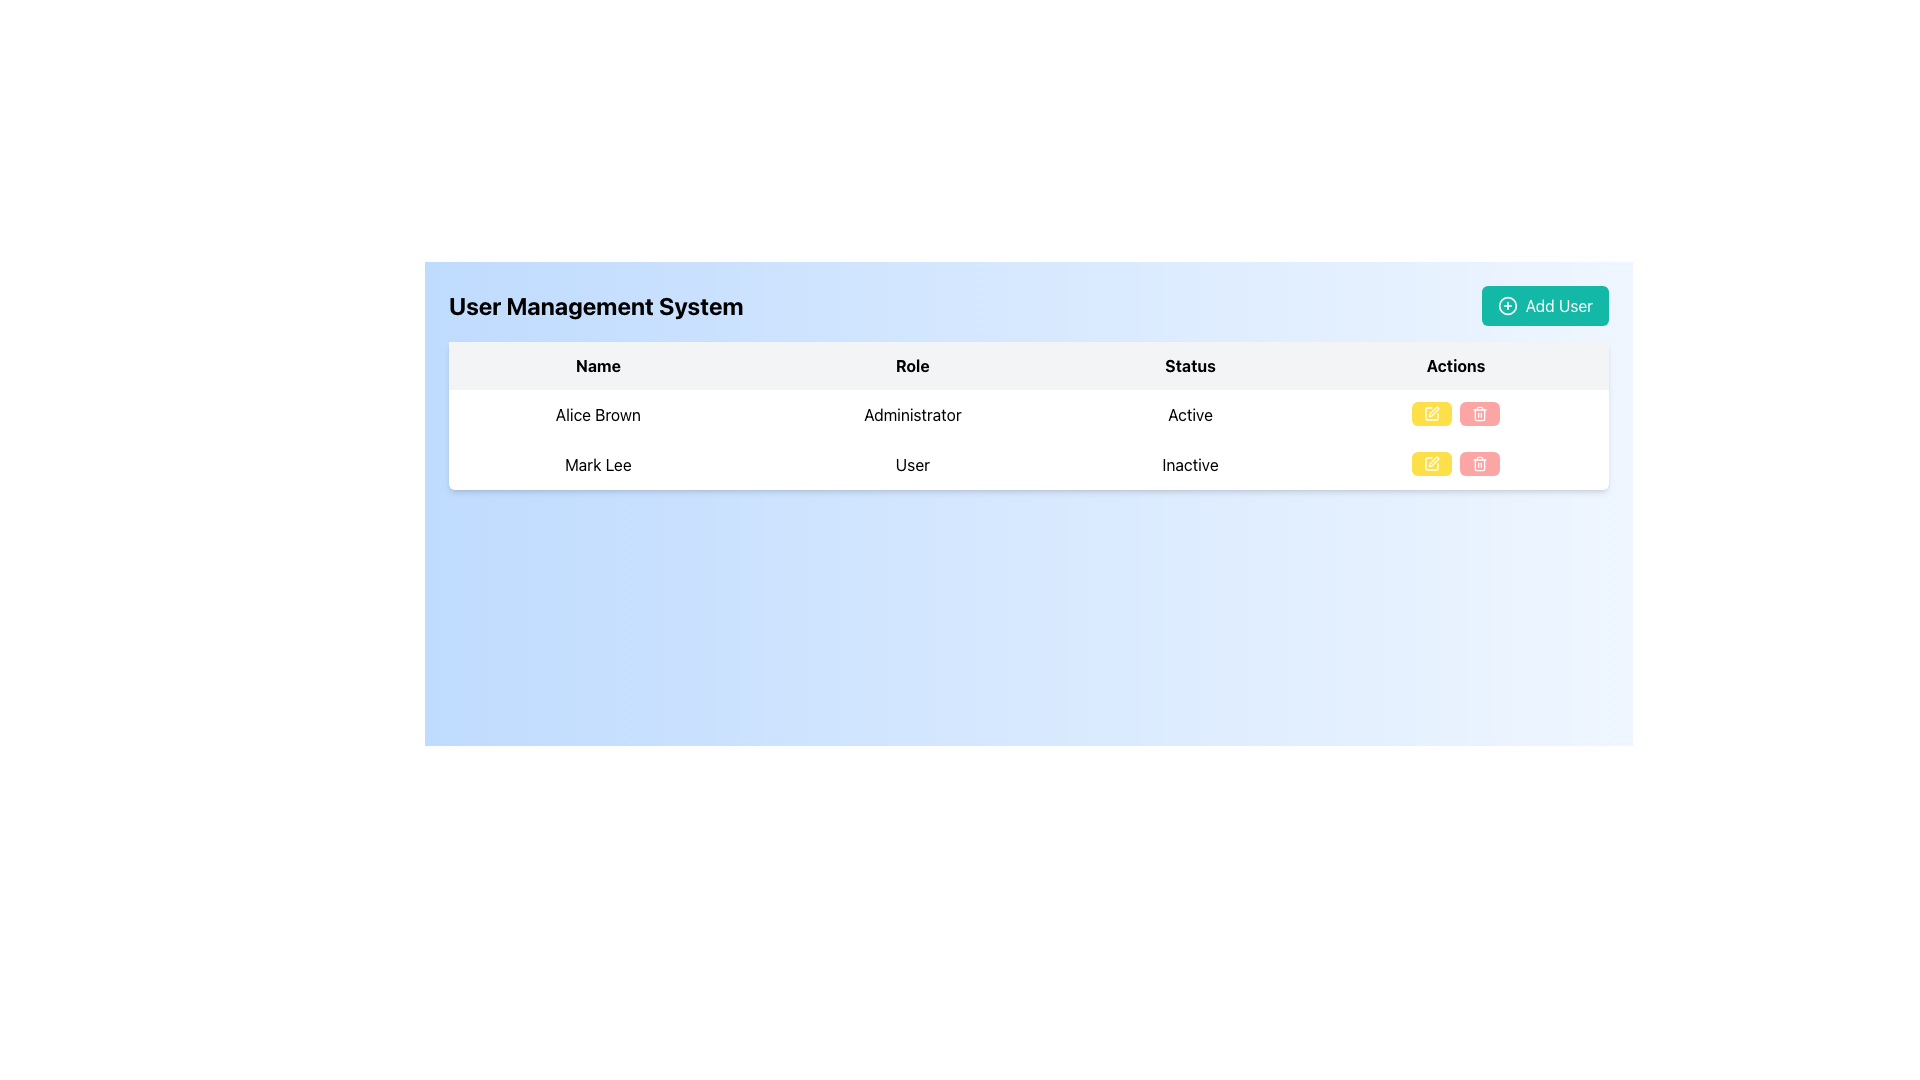 Image resolution: width=1920 pixels, height=1080 pixels. Describe the element at coordinates (1507, 305) in the screenshot. I see `the circular icon with a plus symbol at its center, which is located within the 'Add User' button in the top-right corner of the interface` at that location.